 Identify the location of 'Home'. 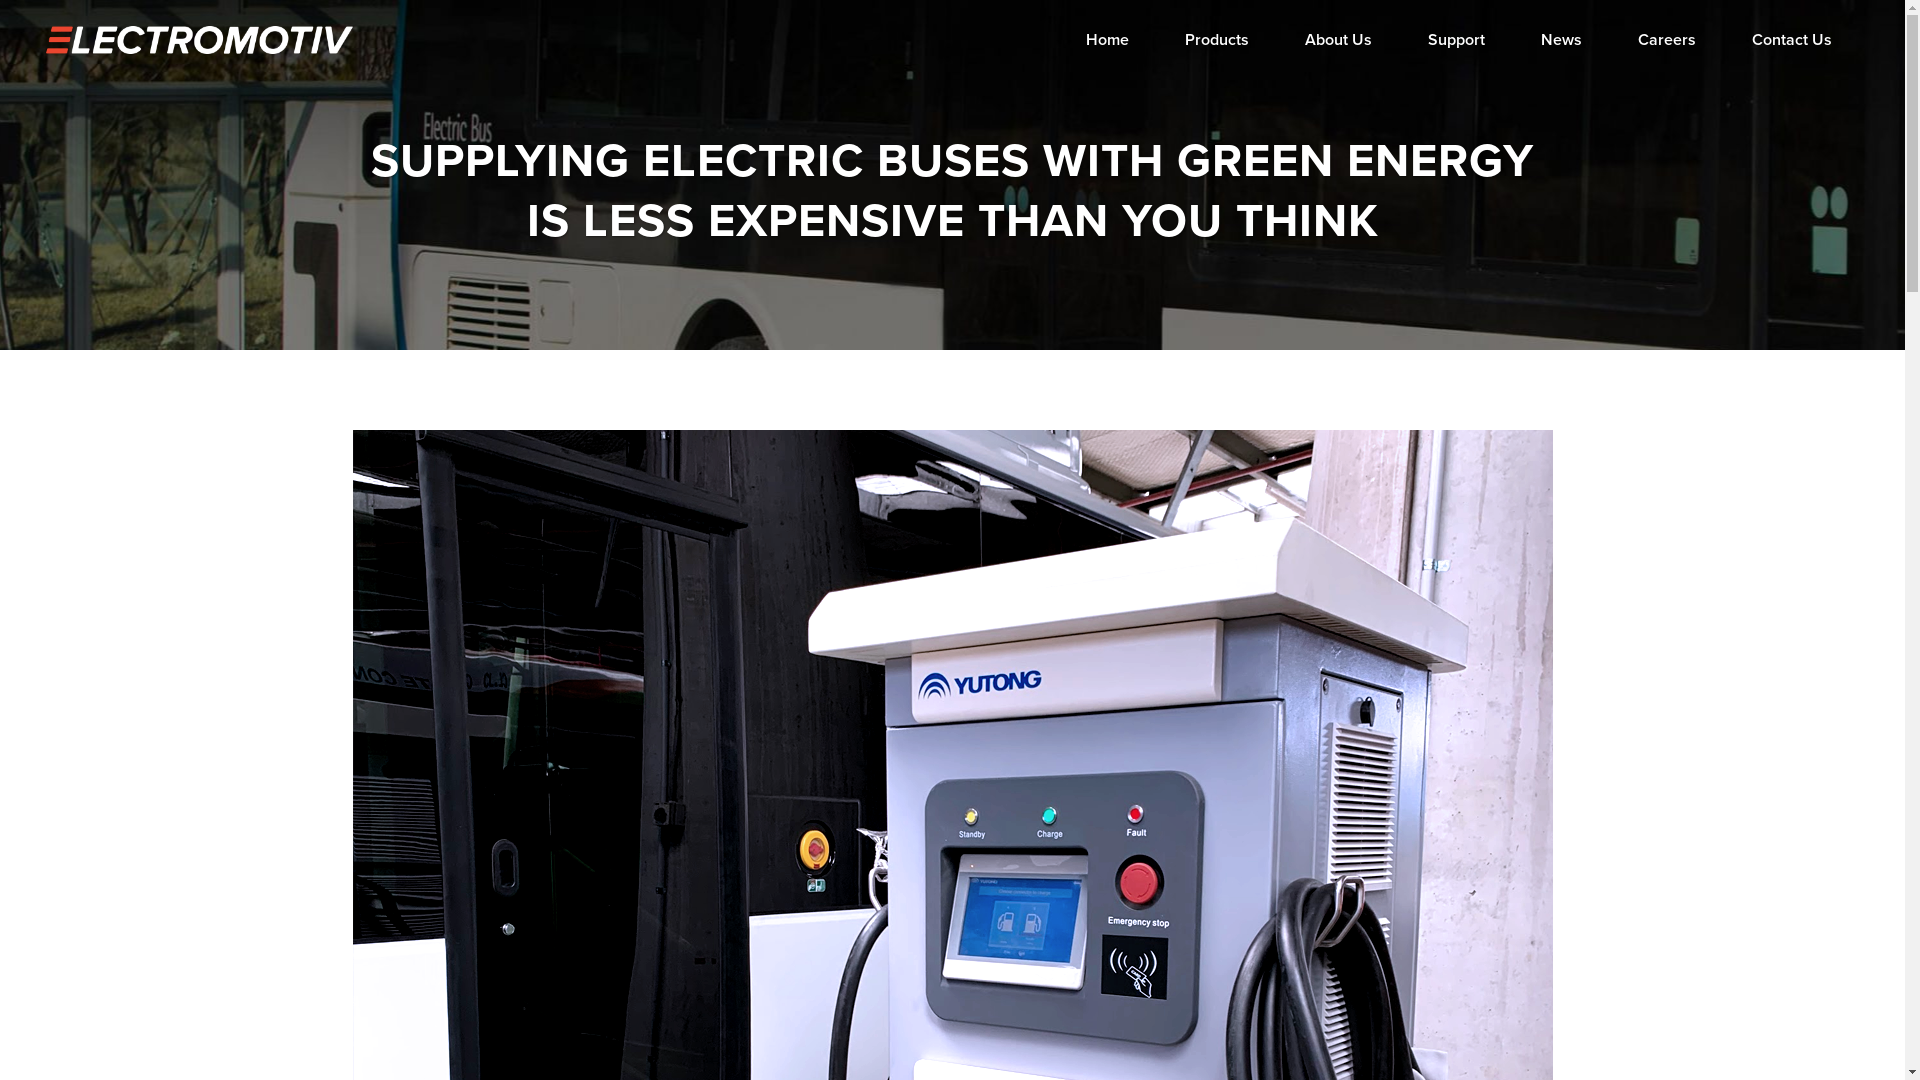
(1056, 39).